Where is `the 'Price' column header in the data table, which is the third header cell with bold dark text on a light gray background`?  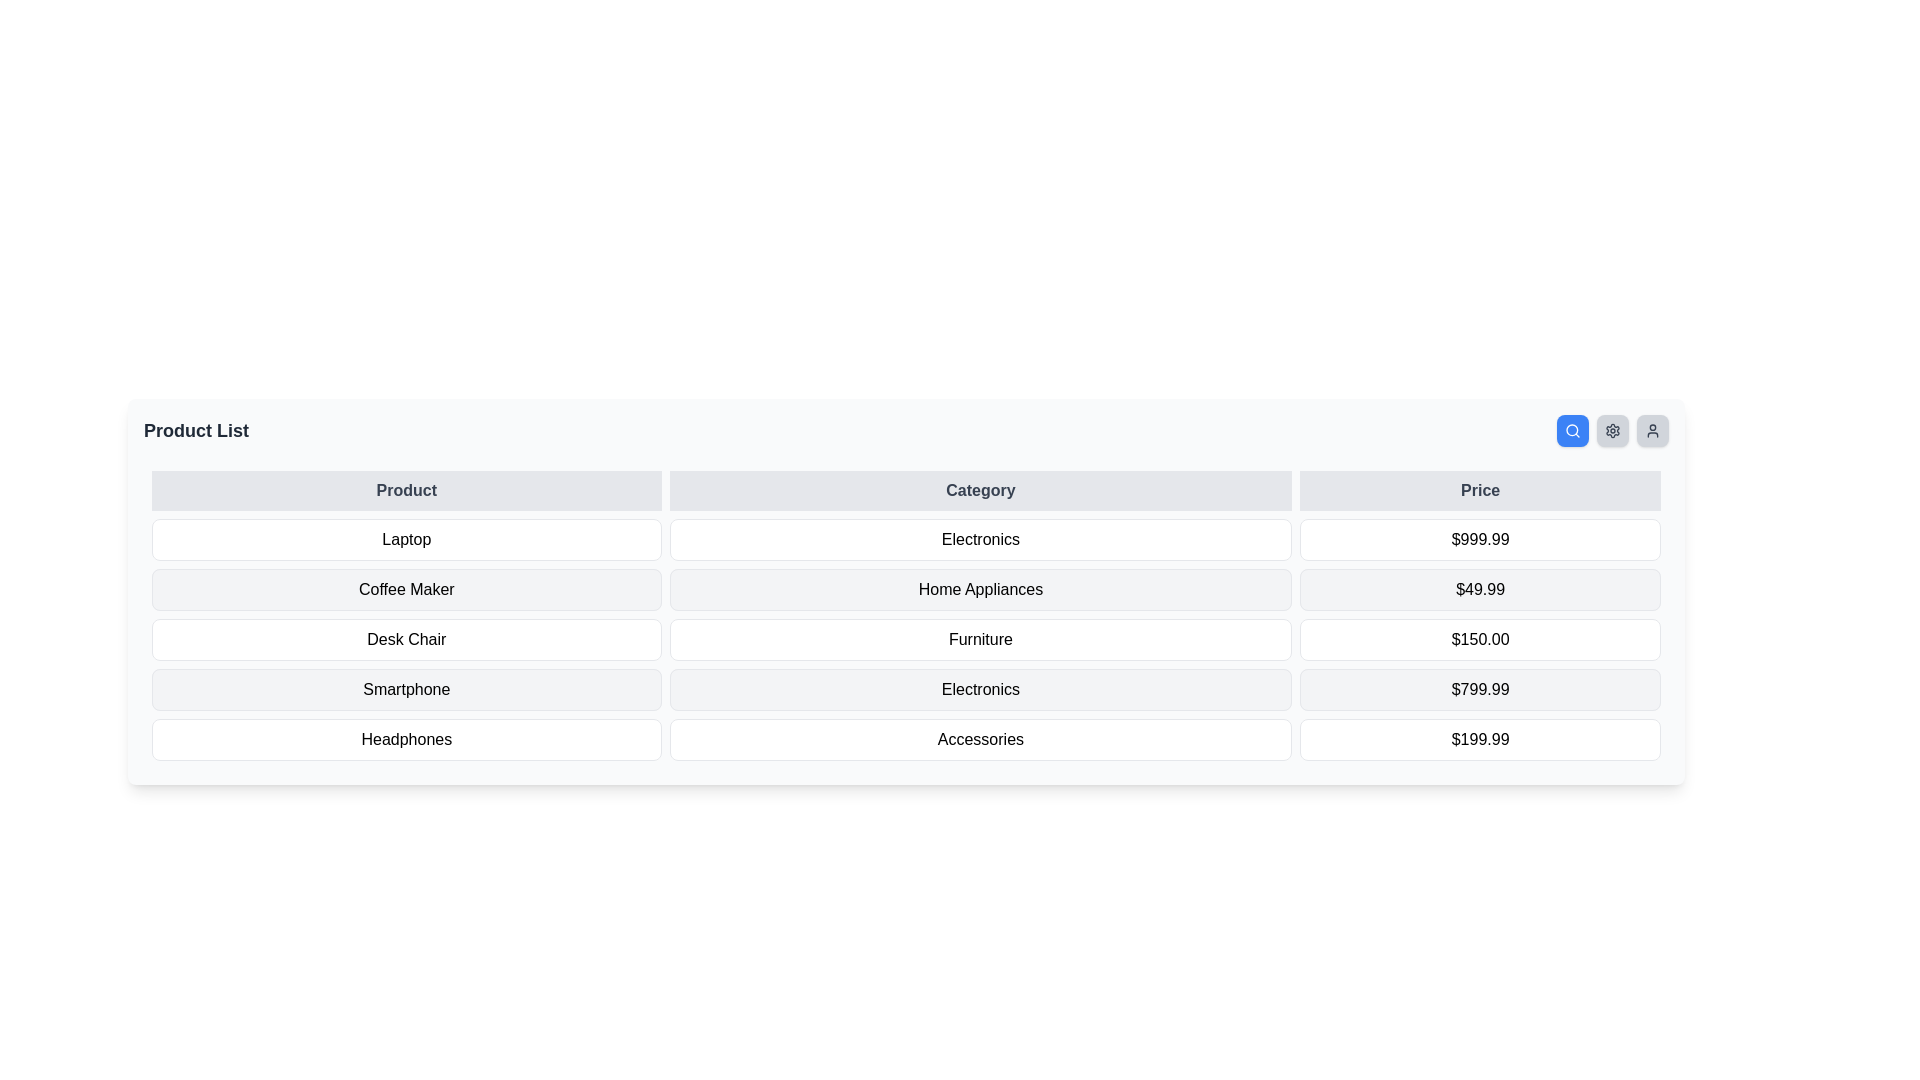 the 'Price' column header in the data table, which is the third header cell with bold dark text on a light gray background is located at coordinates (1480, 490).